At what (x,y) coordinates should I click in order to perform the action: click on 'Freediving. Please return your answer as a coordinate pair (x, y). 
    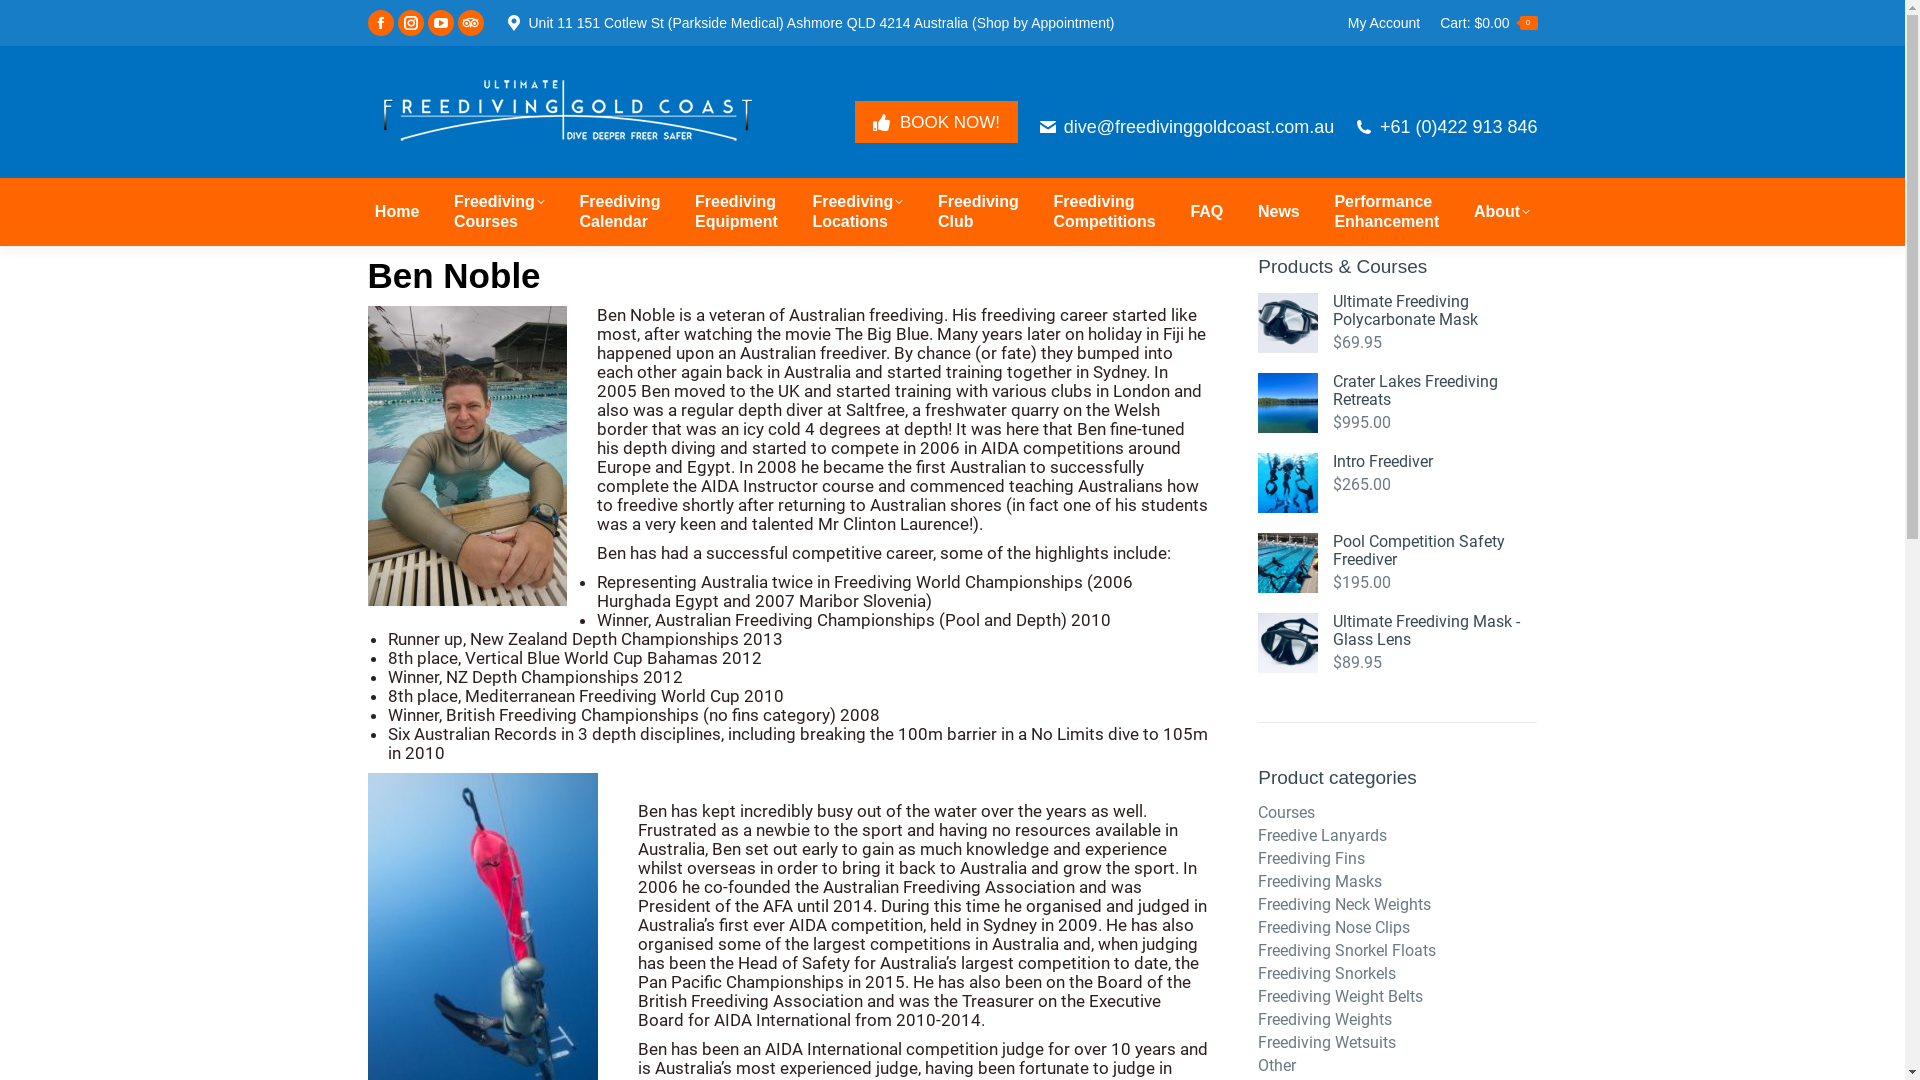
    Looking at the image, I should click on (811, 212).